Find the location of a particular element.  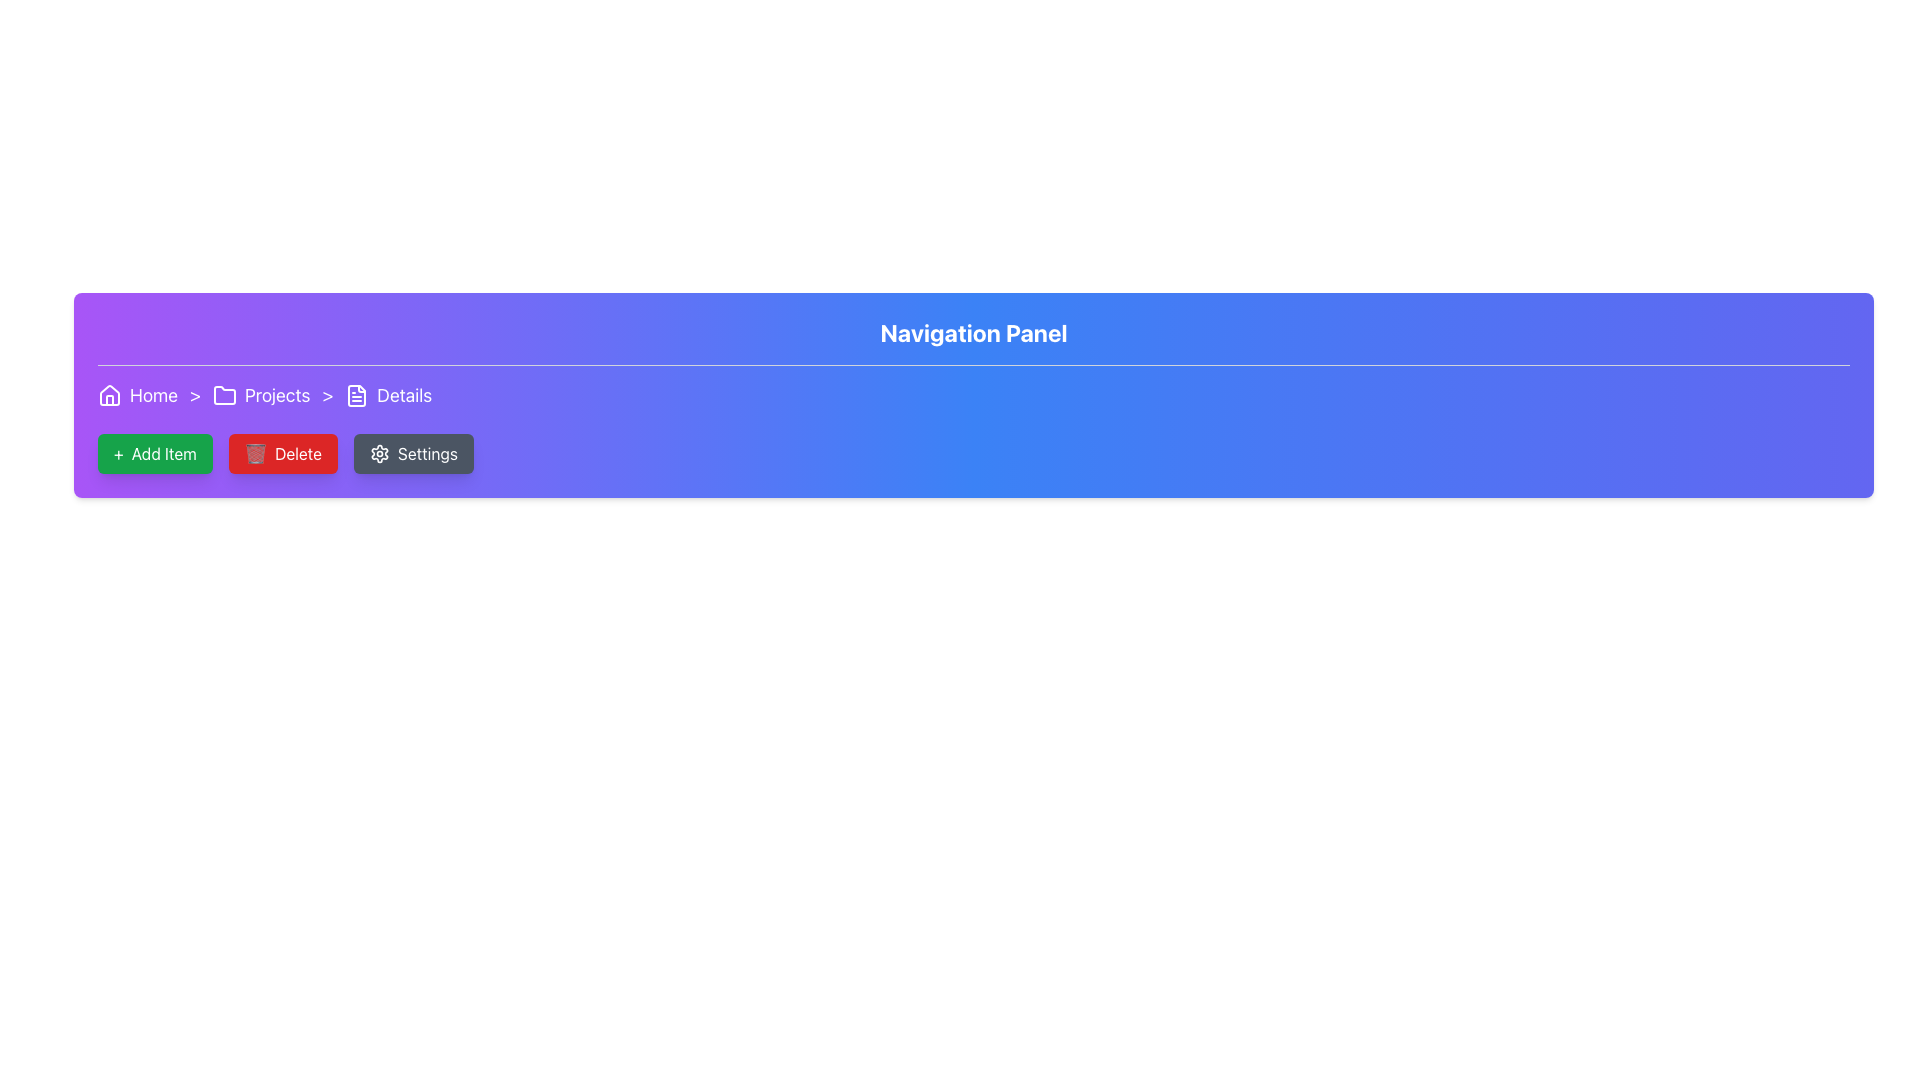

text label indicating the 'Delete' action, which is located to the right of the trash can icon within the button labeled '🗑Delete' is located at coordinates (297, 454).